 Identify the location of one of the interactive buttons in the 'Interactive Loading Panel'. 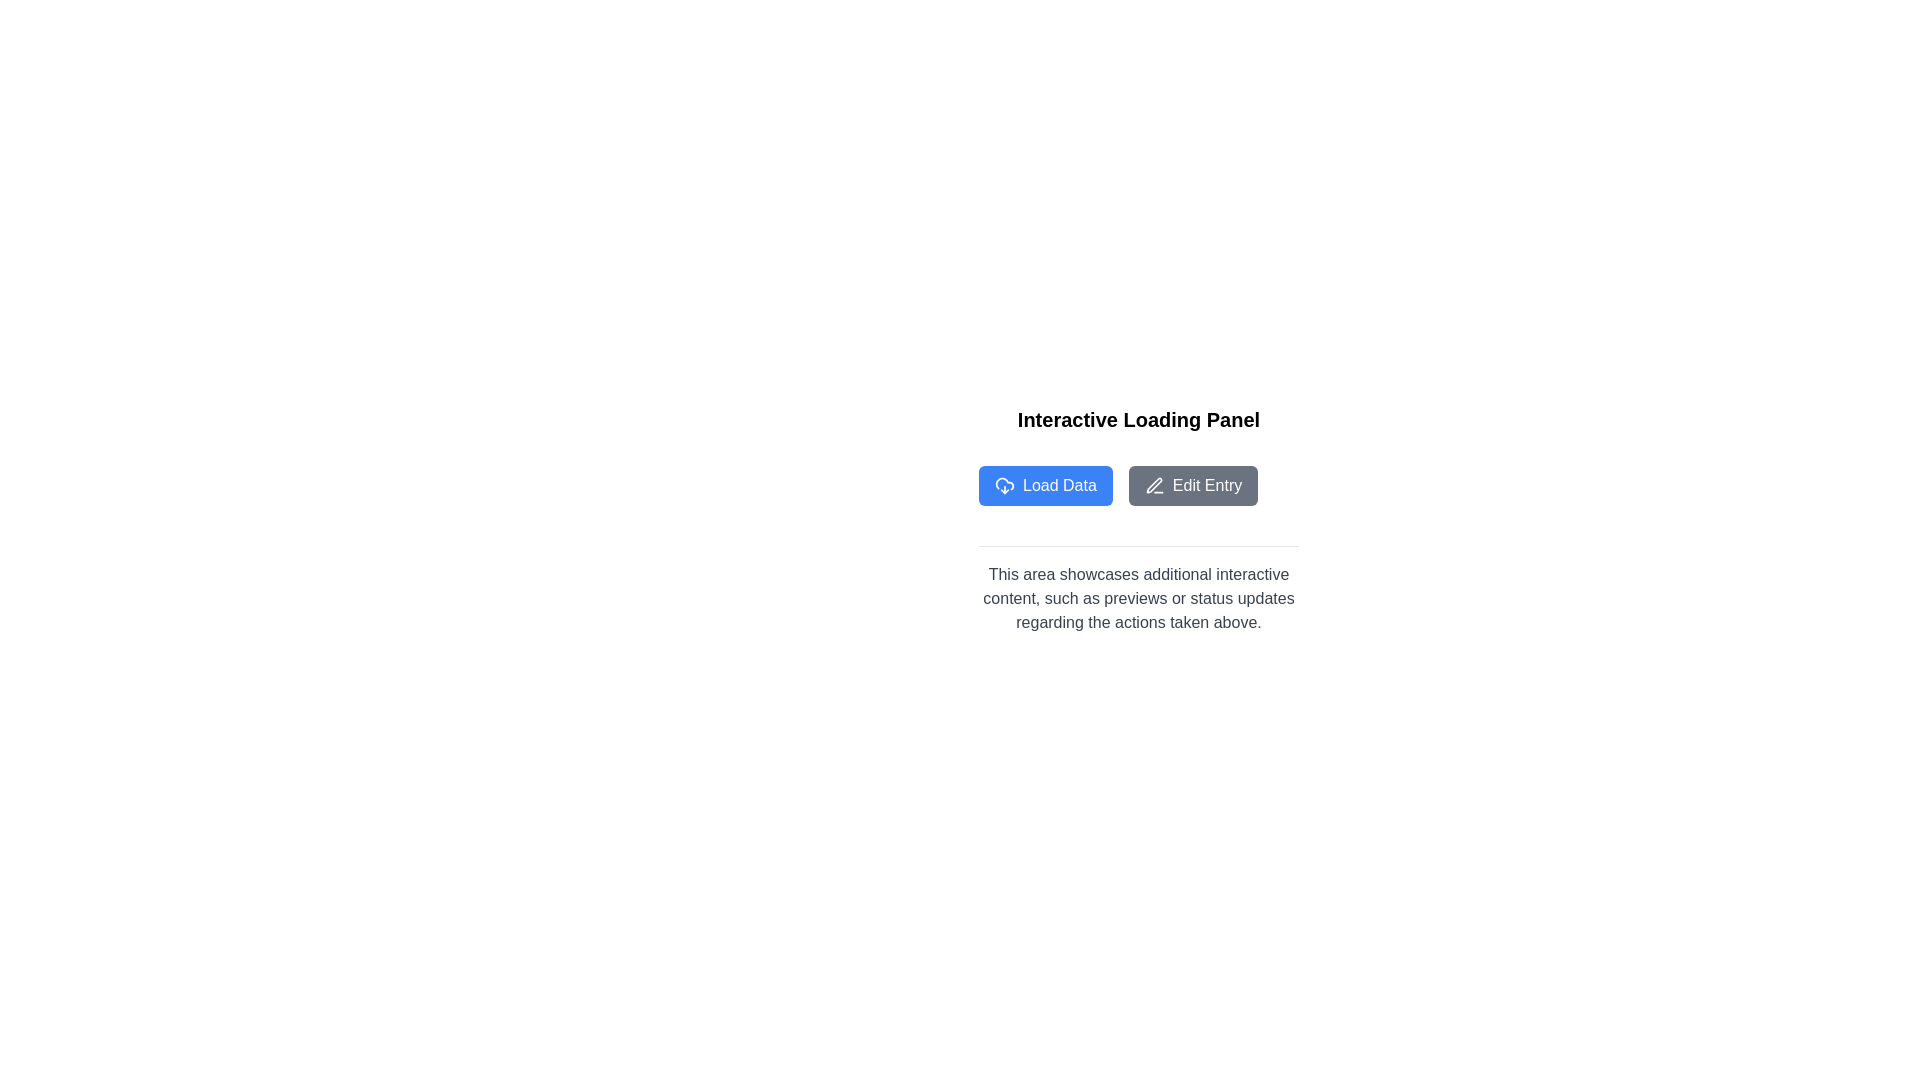
(1138, 486).